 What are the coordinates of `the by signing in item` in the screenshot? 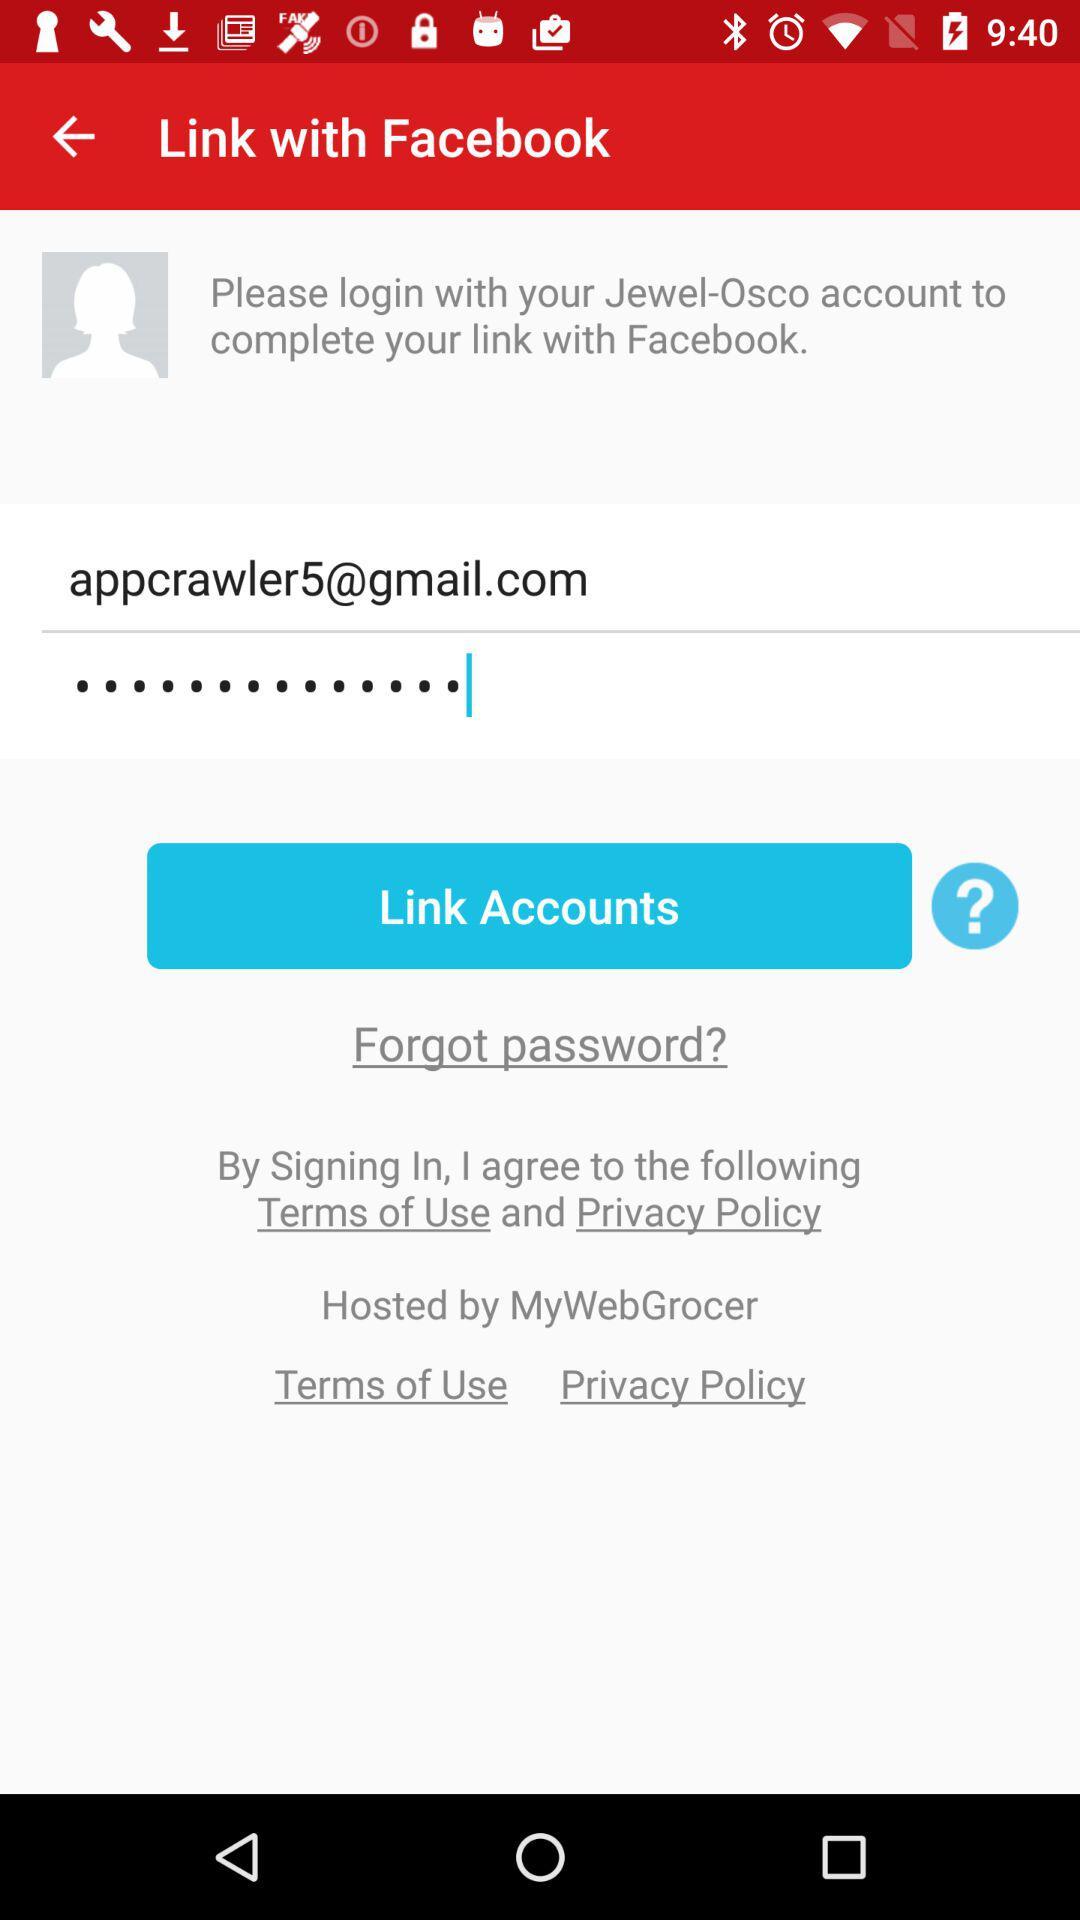 It's located at (538, 1187).